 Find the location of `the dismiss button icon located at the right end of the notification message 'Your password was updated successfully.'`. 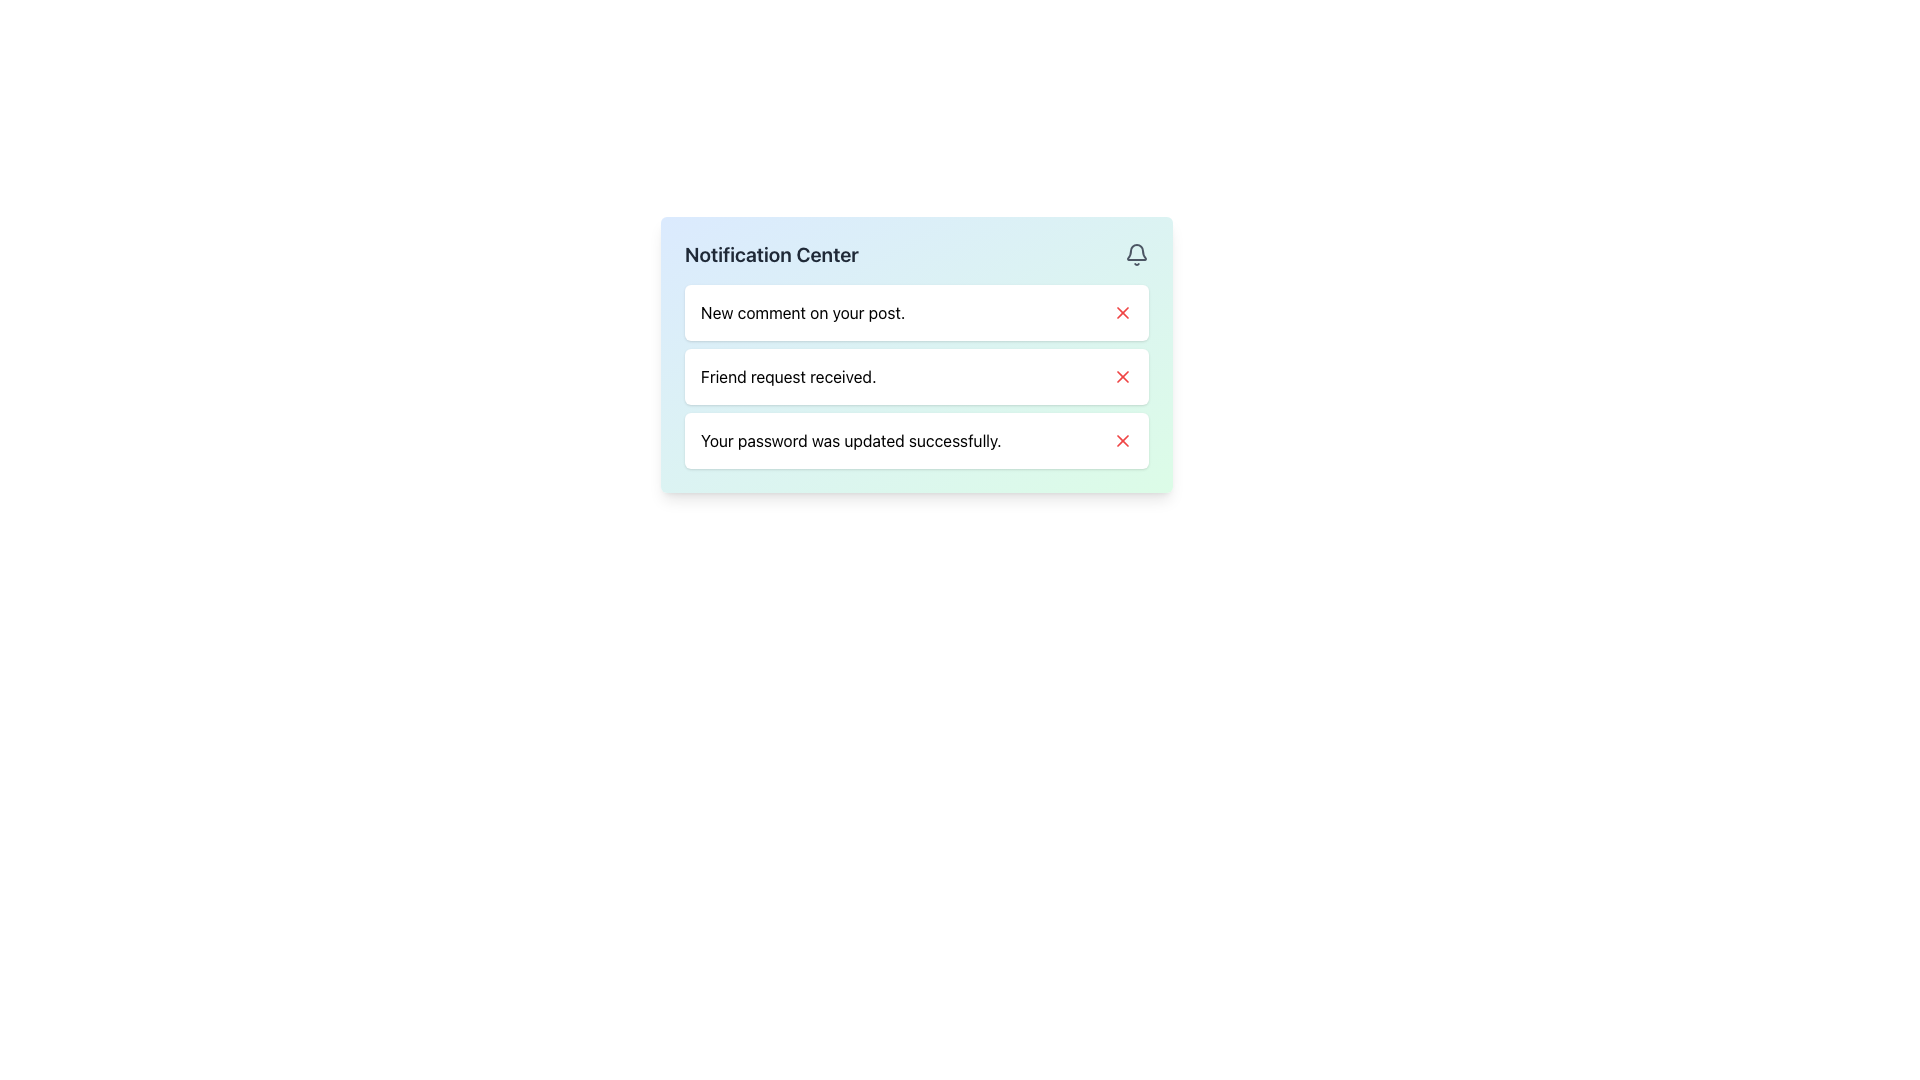

the dismiss button icon located at the right end of the notification message 'Your password was updated successfully.' is located at coordinates (1123, 439).